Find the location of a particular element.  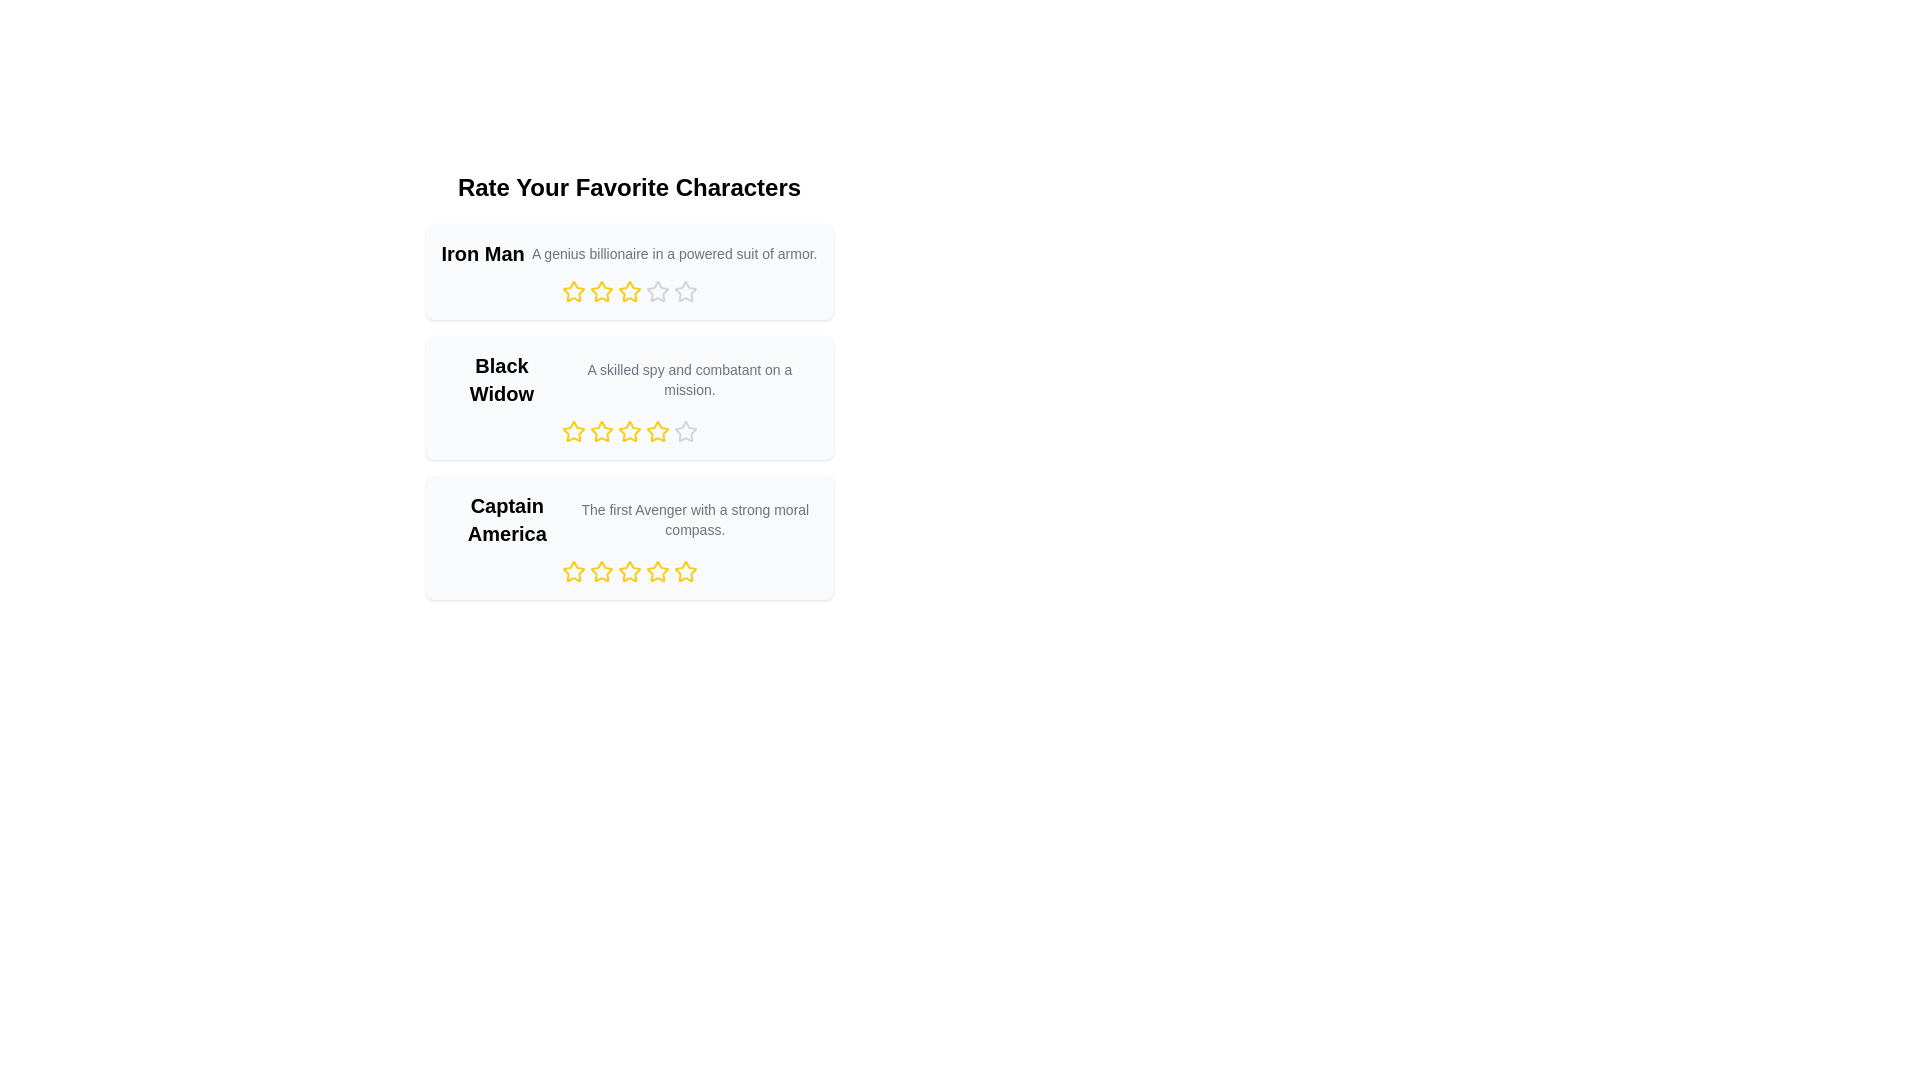

the second yellow star icon in the rating row under 'Captain America' to observe the scaling animation effect is located at coordinates (600, 571).